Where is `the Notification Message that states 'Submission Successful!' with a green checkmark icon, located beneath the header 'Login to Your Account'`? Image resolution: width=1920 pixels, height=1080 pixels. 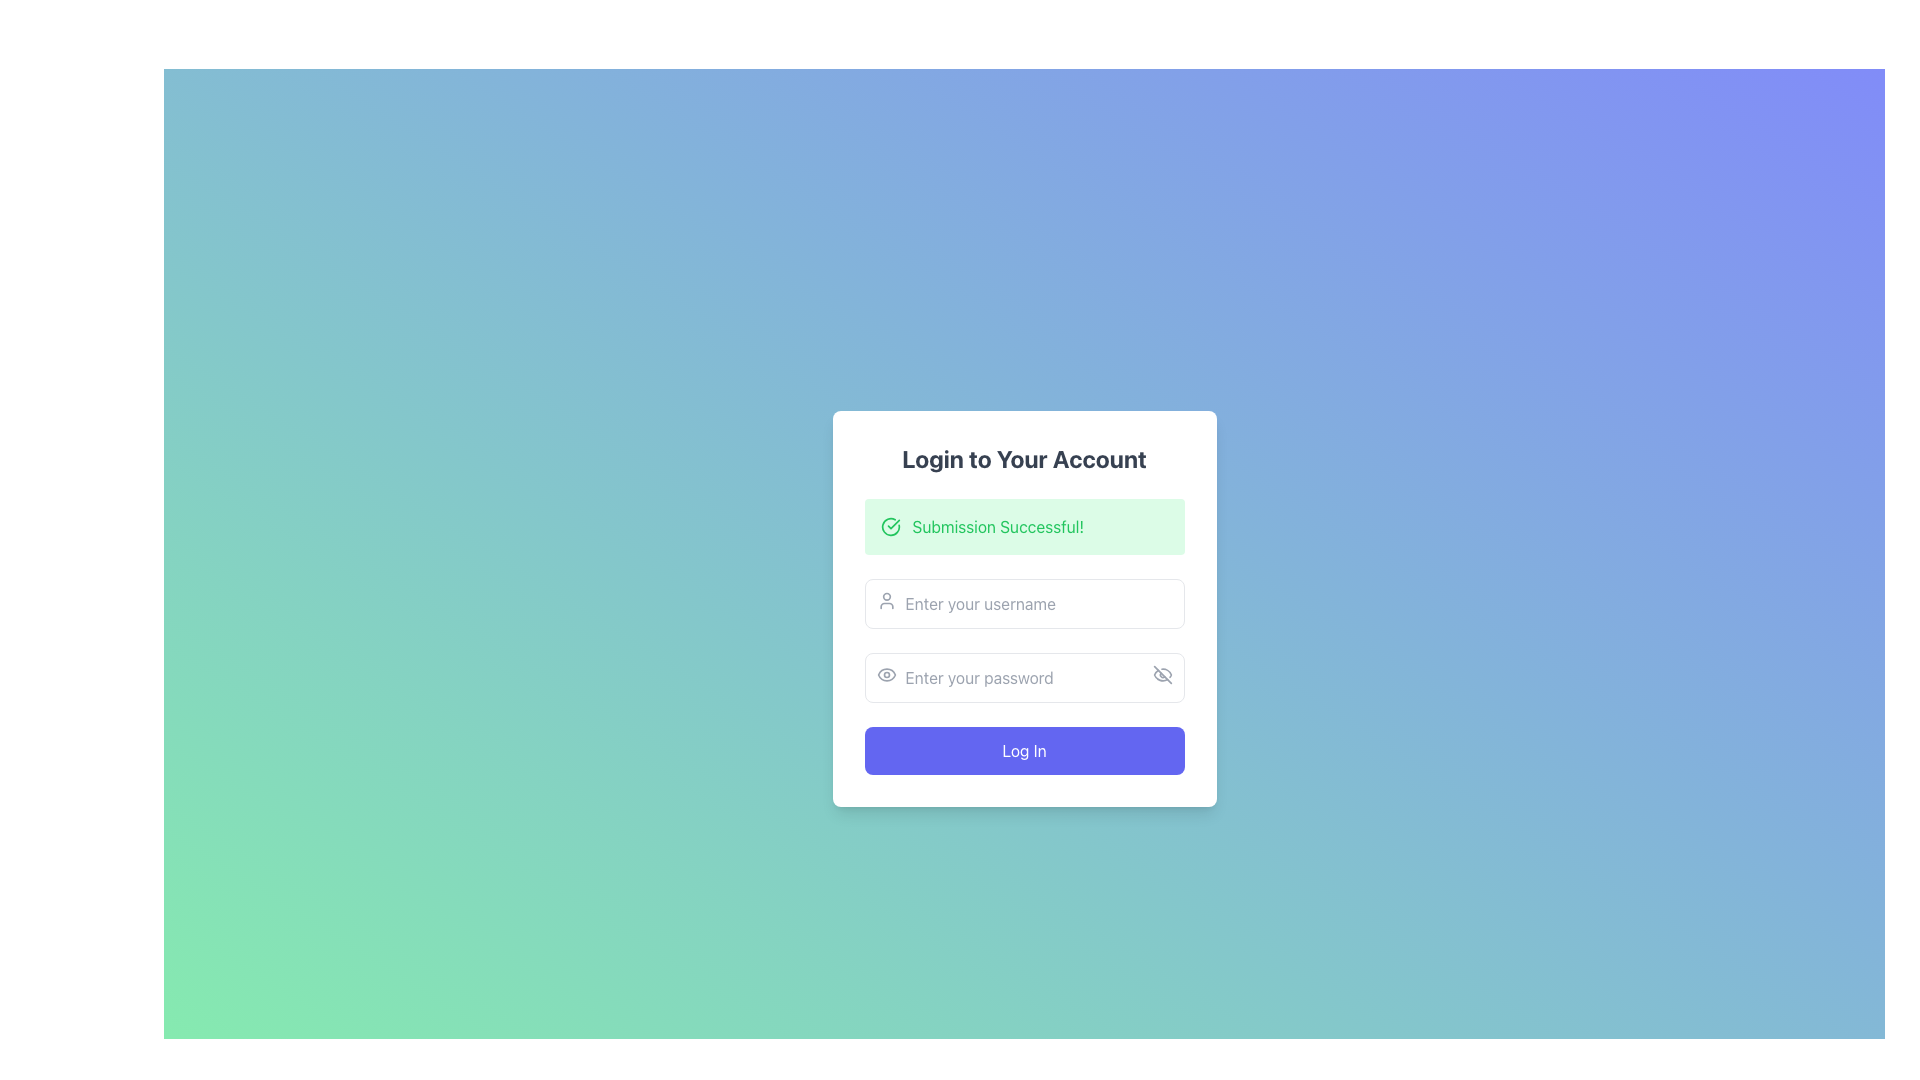
the Notification Message that states 'Submission Successful!' with a green checkmark icon, located beneath the header 'Login to Your Account' is located at coordinates (1024, 526).